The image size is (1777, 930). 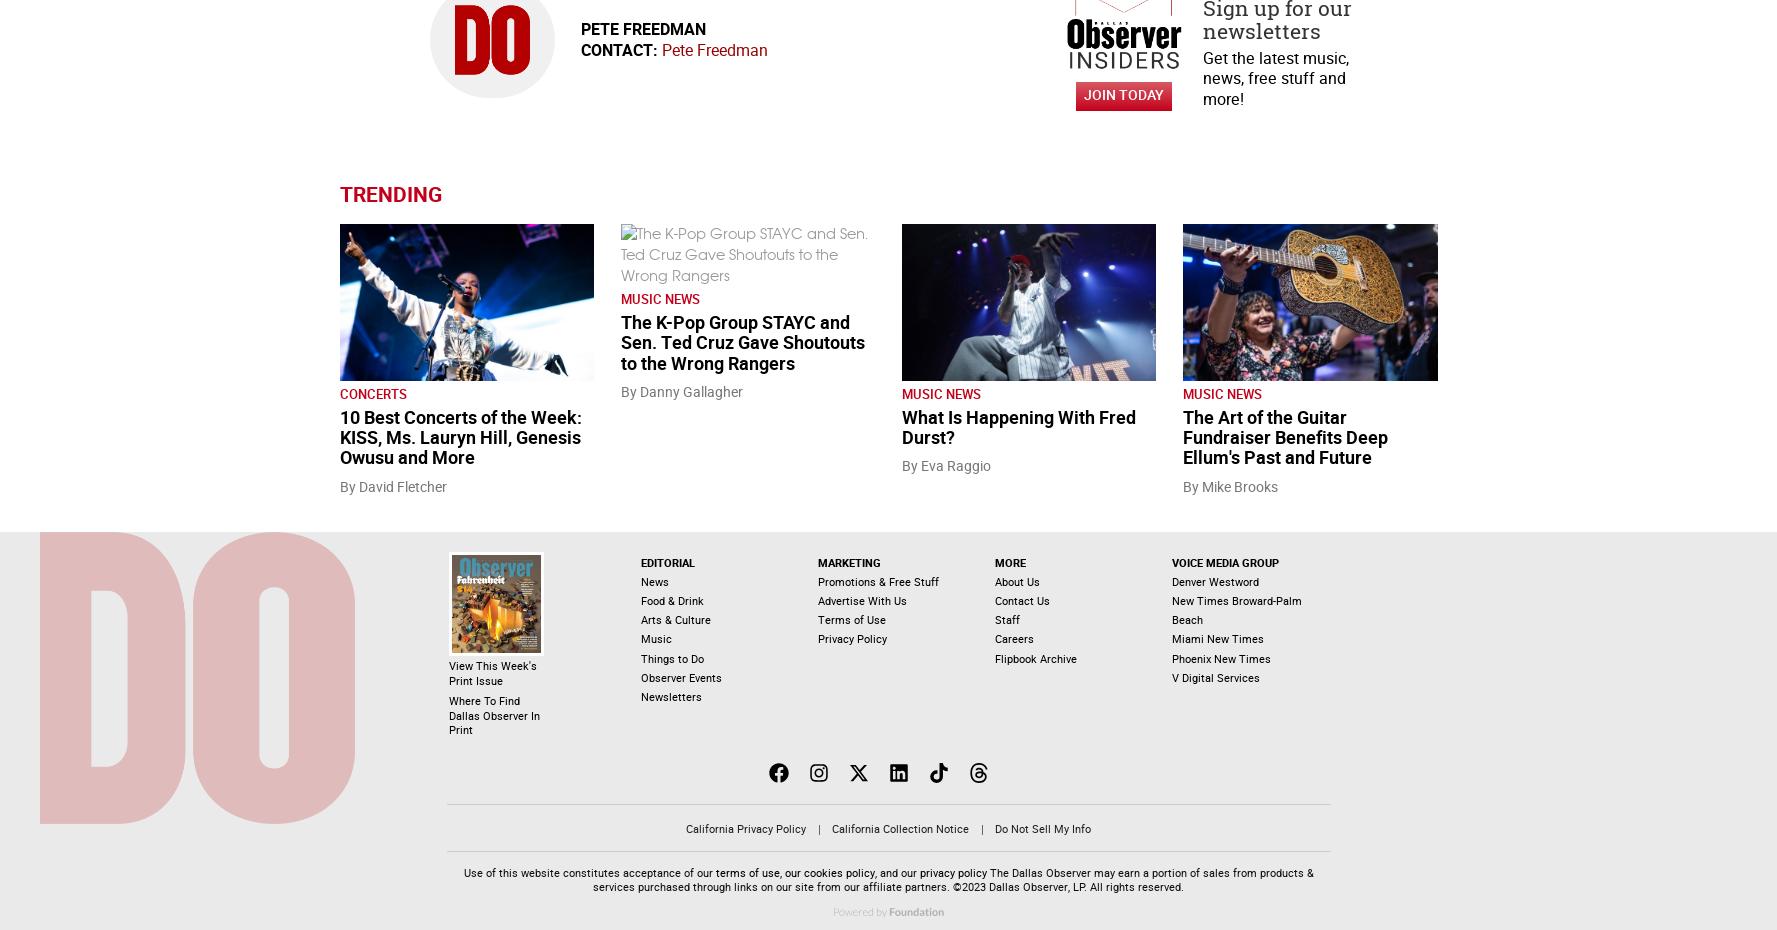 I want to click on 'Miami New Times', so click(x=1217, y=638).